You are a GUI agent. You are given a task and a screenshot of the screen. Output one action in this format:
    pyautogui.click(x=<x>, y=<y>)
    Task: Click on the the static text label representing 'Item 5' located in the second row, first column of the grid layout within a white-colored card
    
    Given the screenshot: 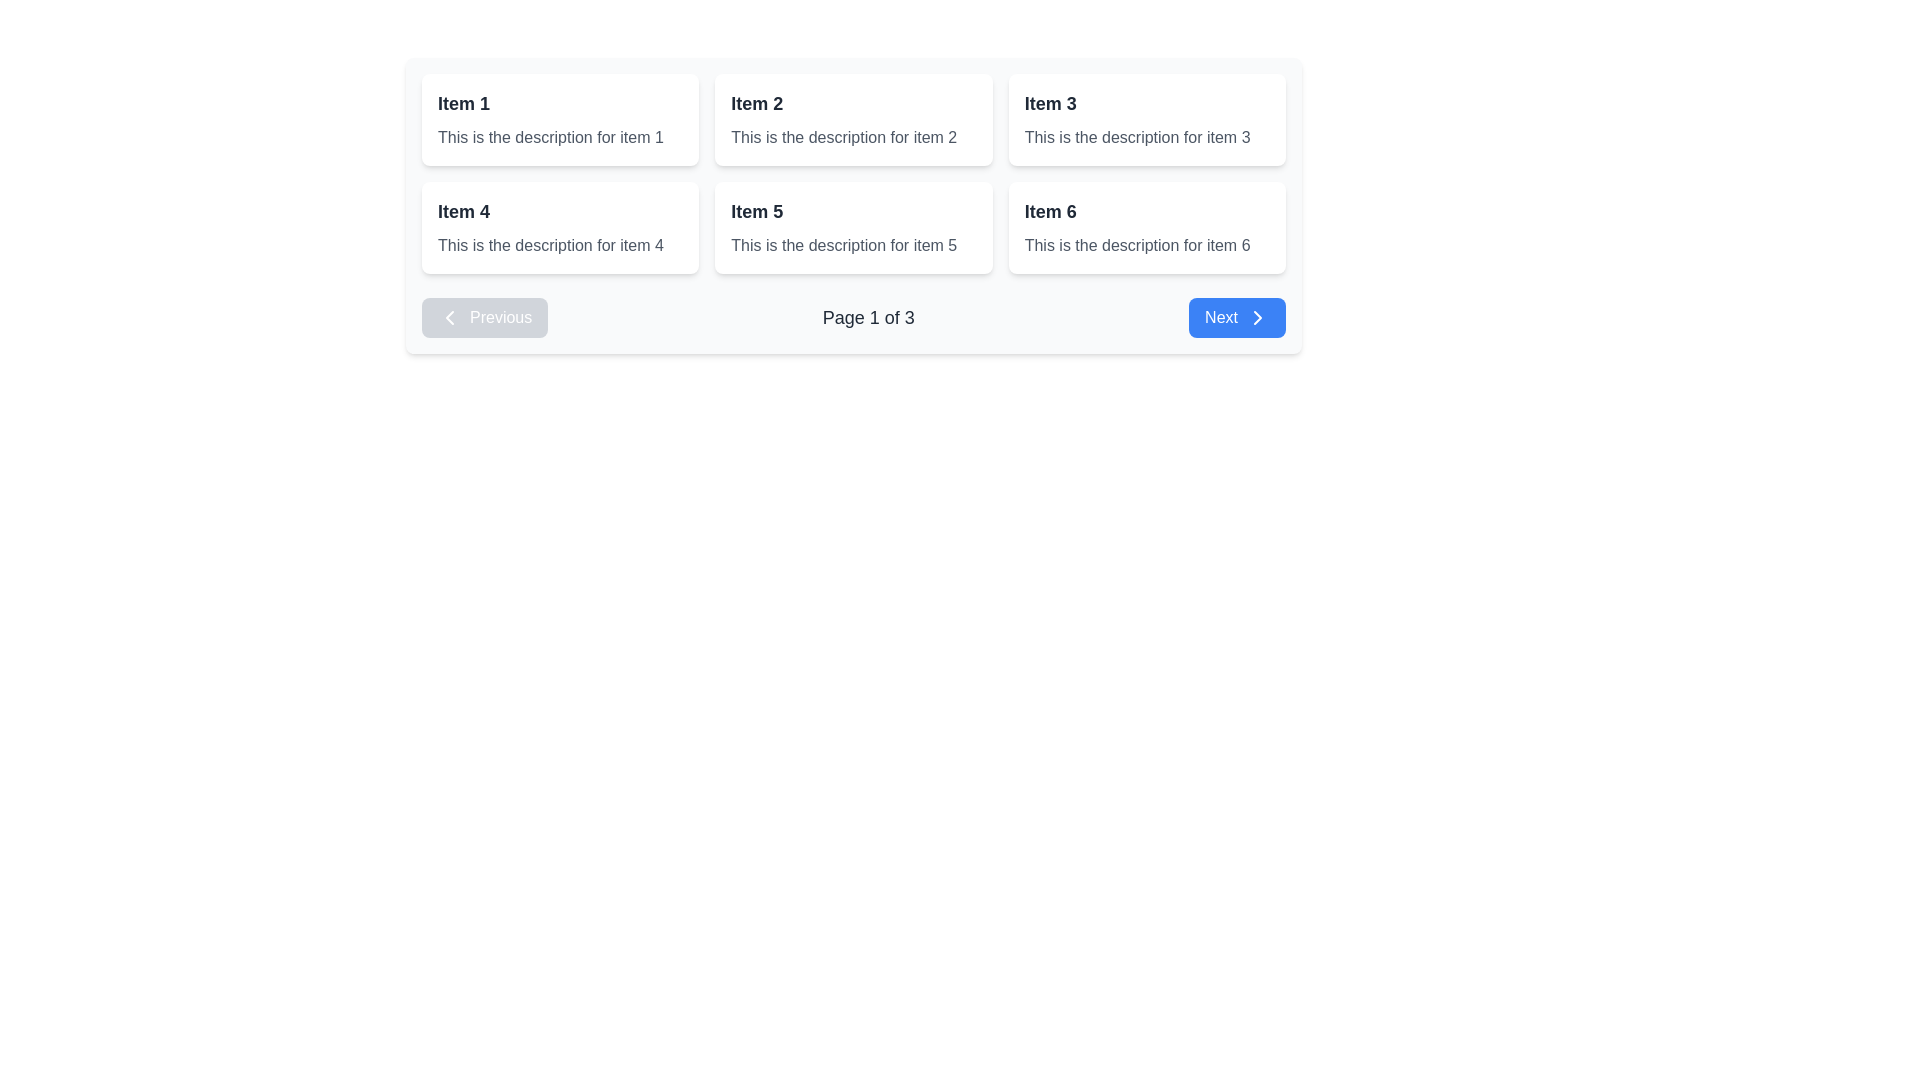 What is the action you would take?
    pyautogui.click(x=756, y=212)
    